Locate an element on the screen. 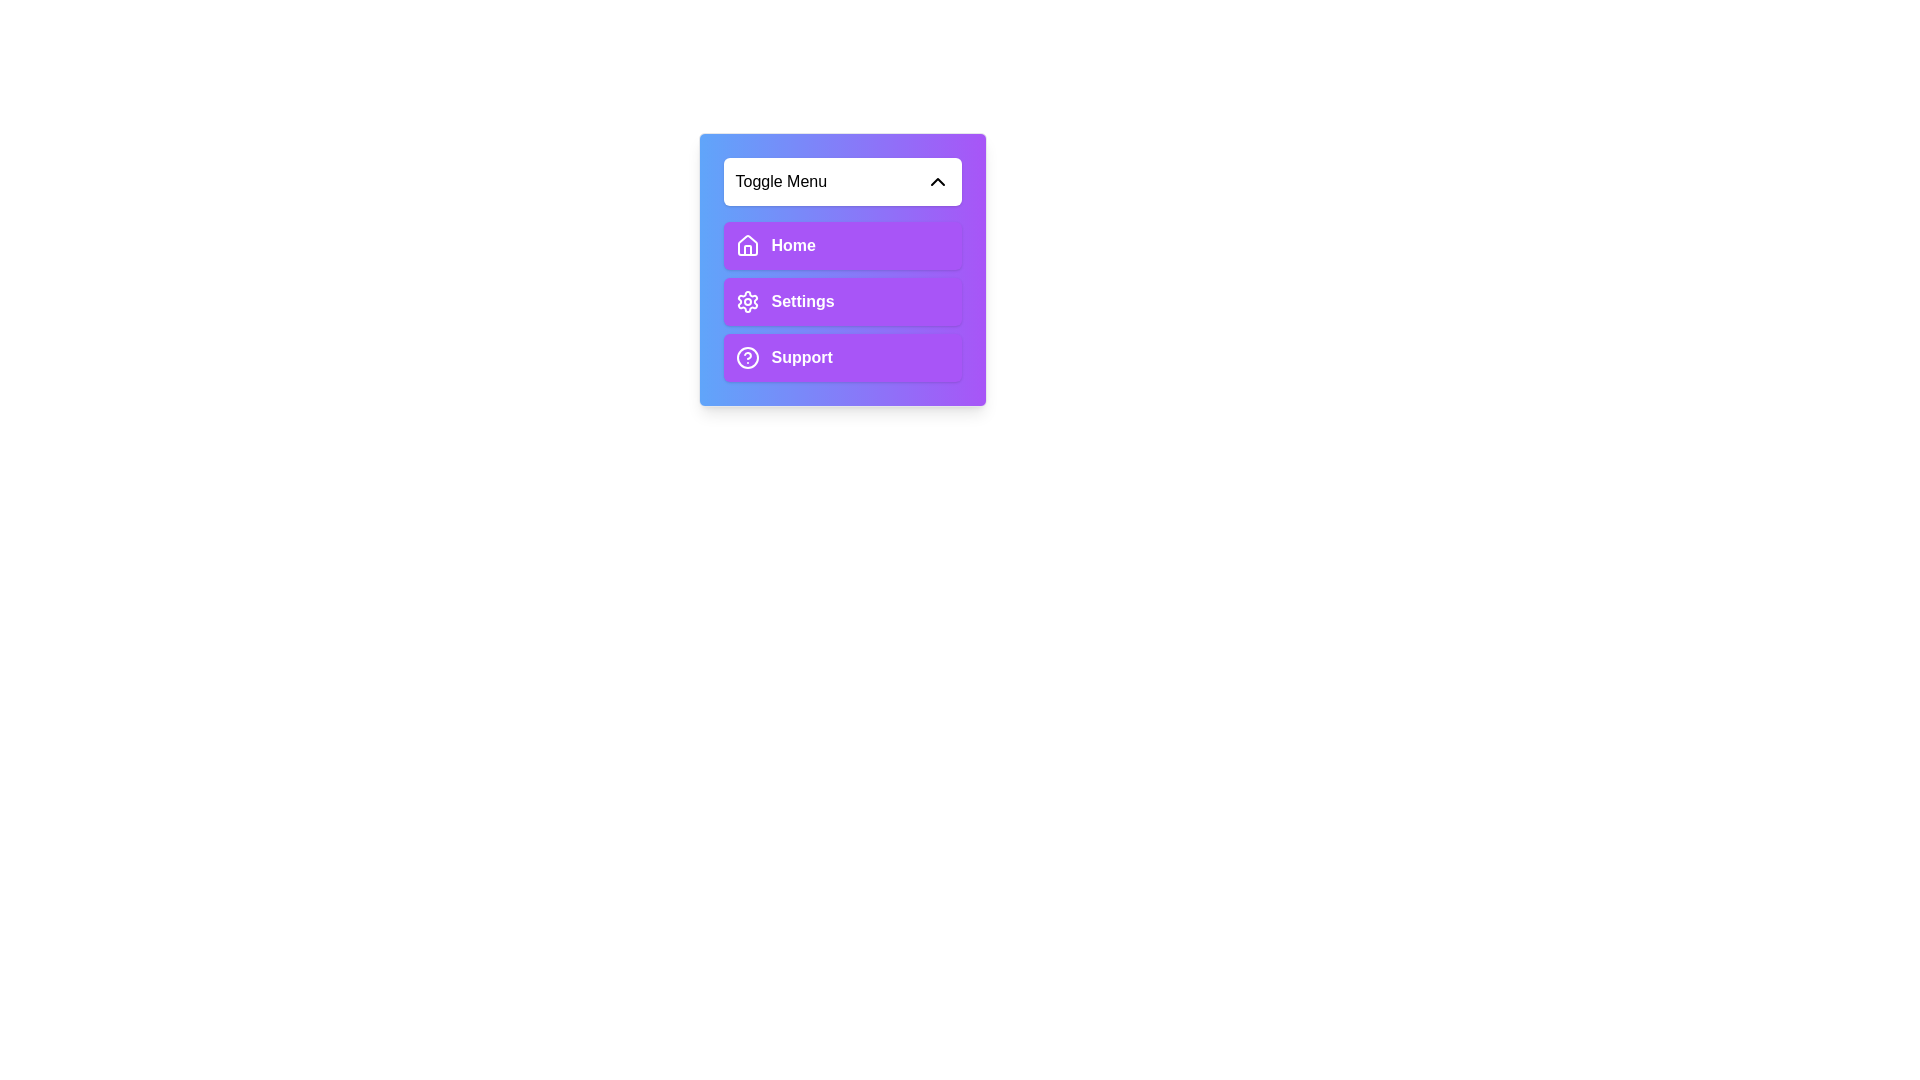 The image size is (1920, 1080). the 'Home' icon element located within the button at the top of the vertical menu by moving the cursor to its center point is located at coordinates (746, 245).